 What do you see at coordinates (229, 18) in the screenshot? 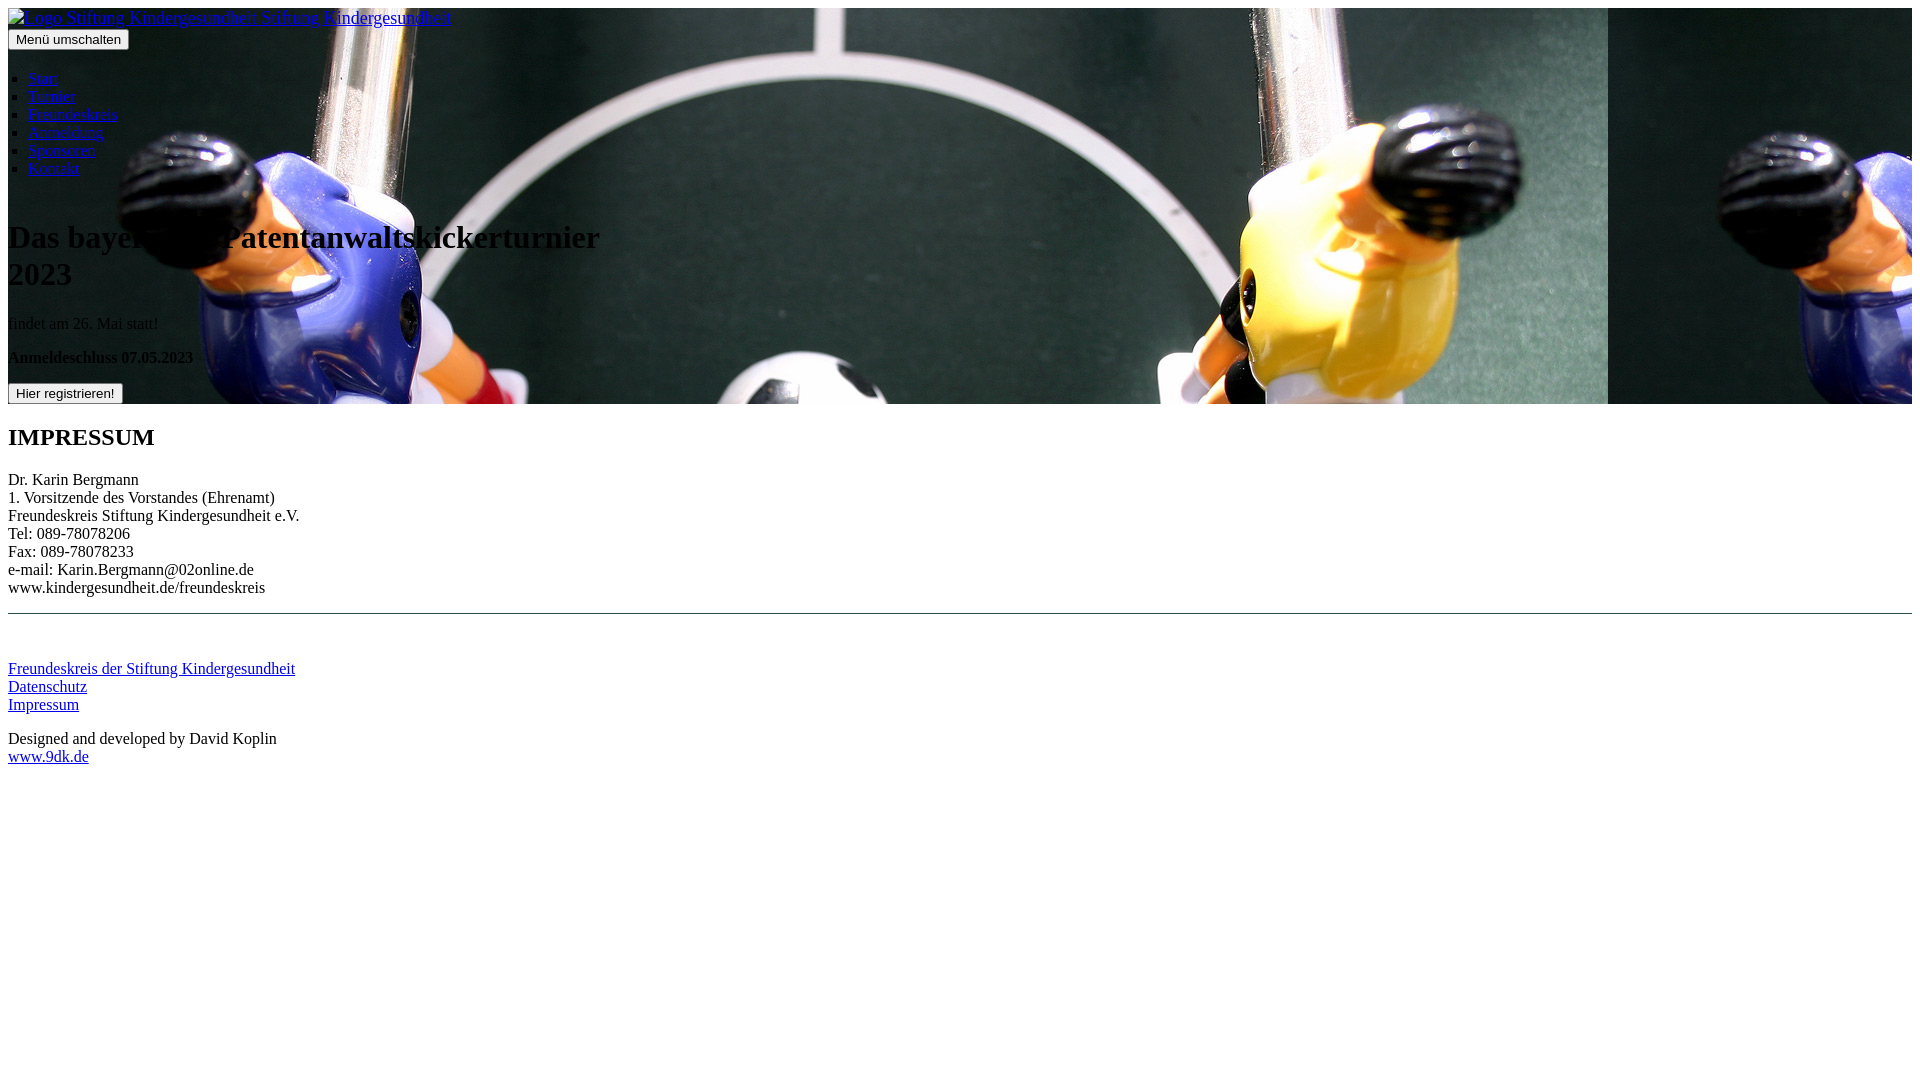
I see `'Stiftung Kindergesundheit'` at bounding box center [229, 18].